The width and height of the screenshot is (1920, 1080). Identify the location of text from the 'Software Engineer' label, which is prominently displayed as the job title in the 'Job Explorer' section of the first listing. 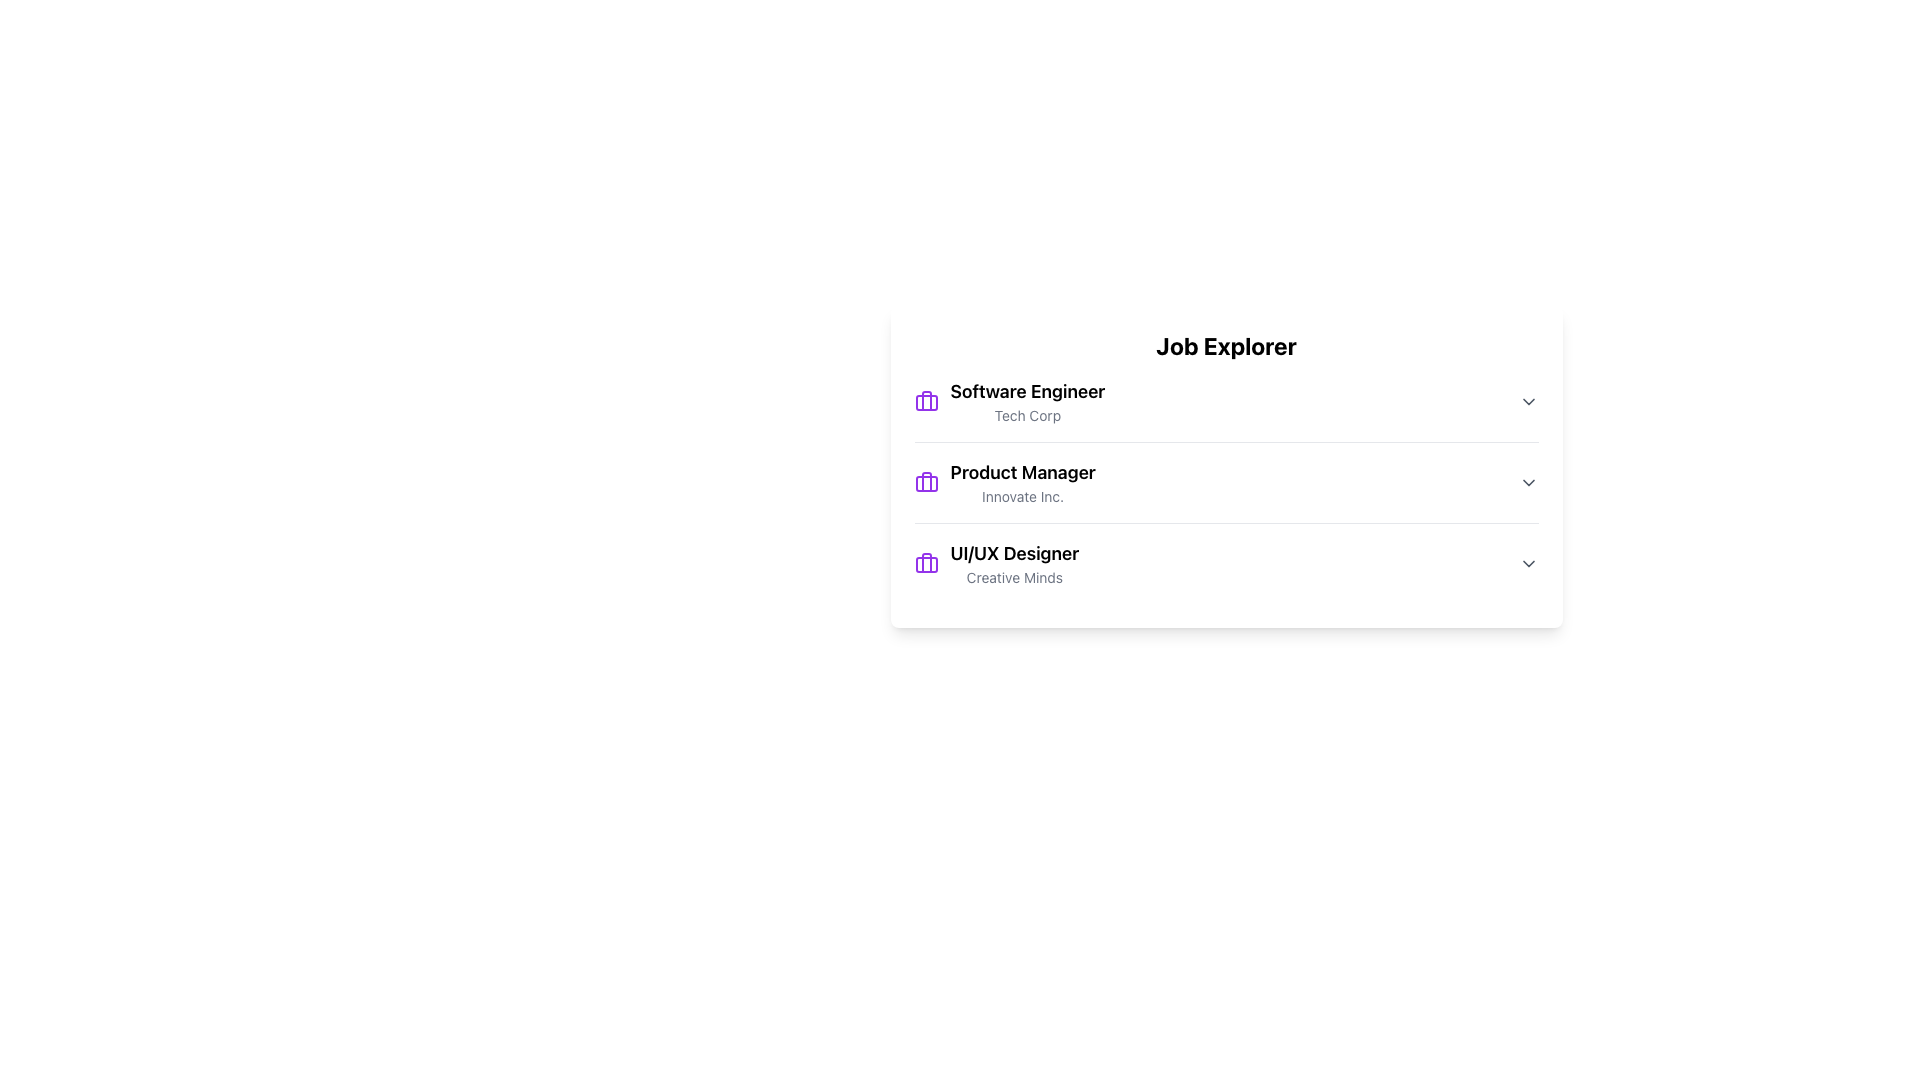
(1027, 392).